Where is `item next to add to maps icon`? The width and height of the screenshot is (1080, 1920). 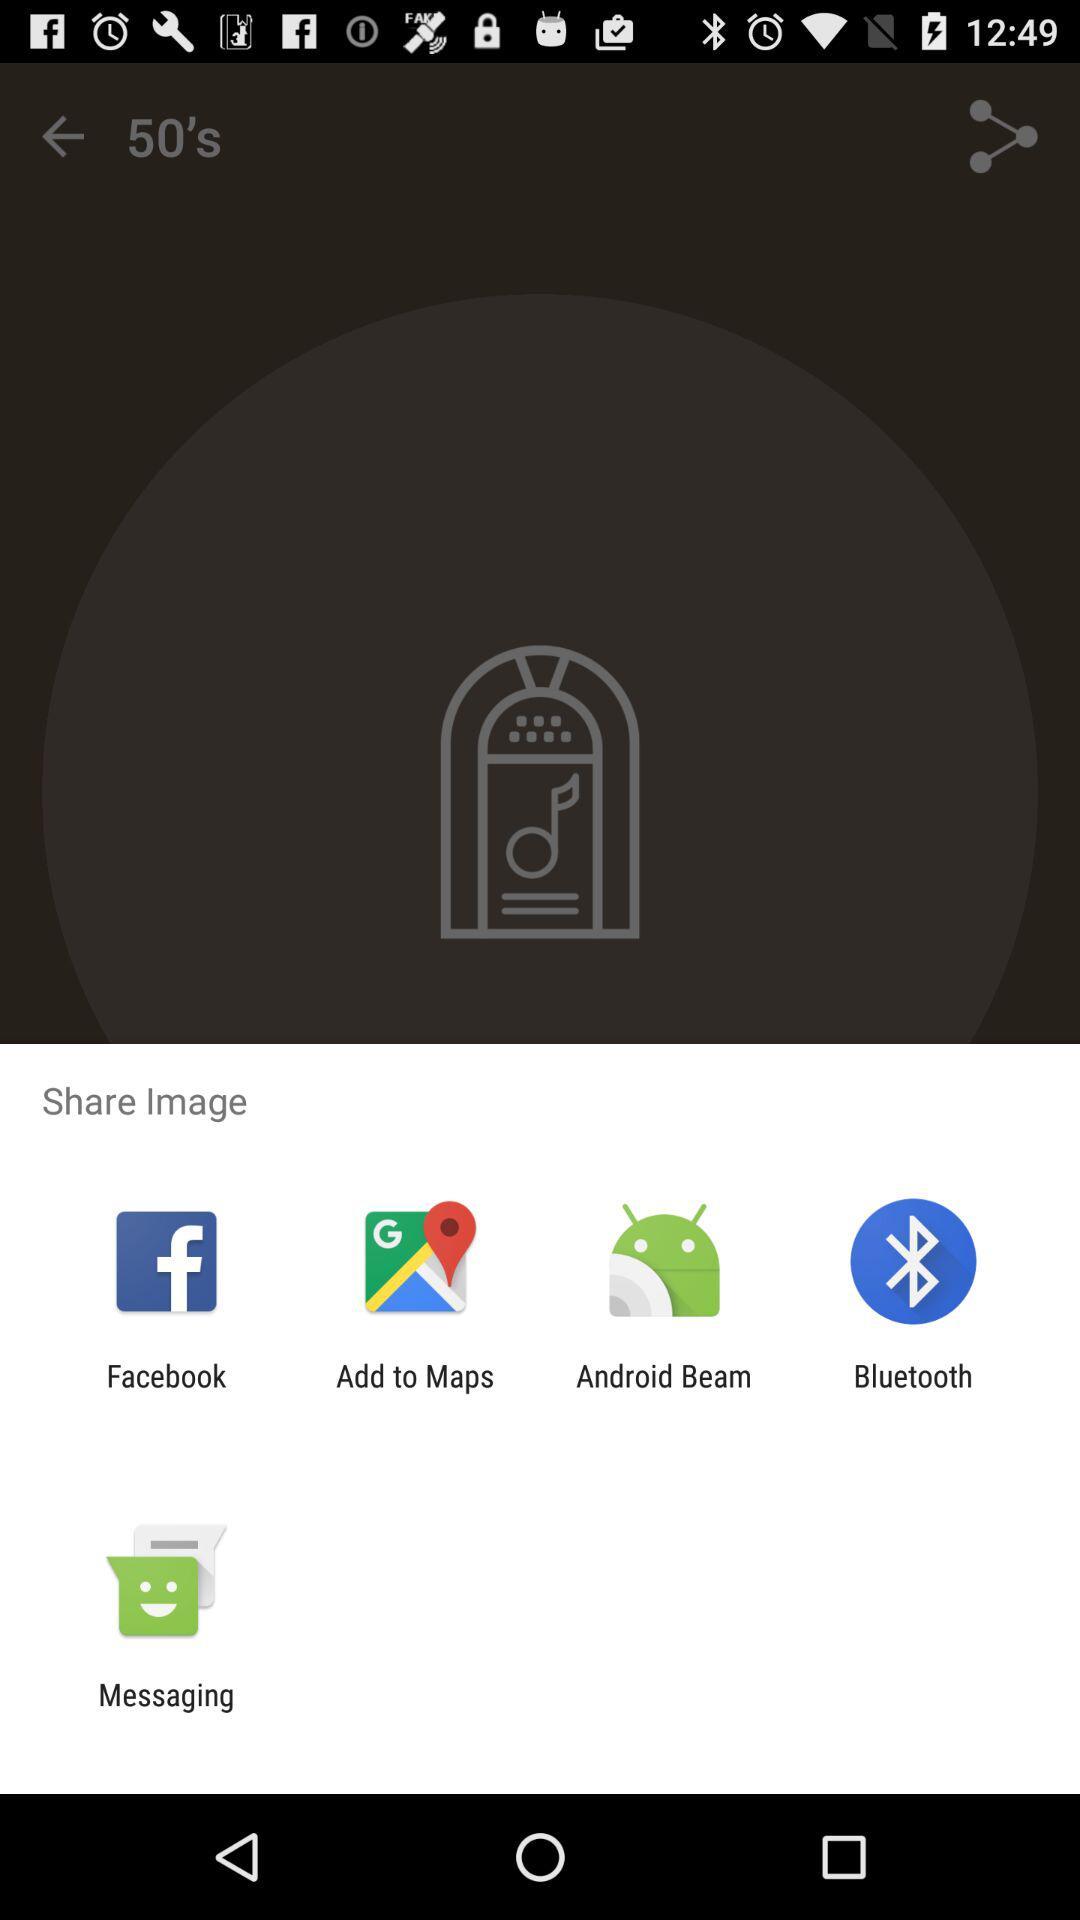 item next to add to maps icon is located at coordinates (664, 1392).